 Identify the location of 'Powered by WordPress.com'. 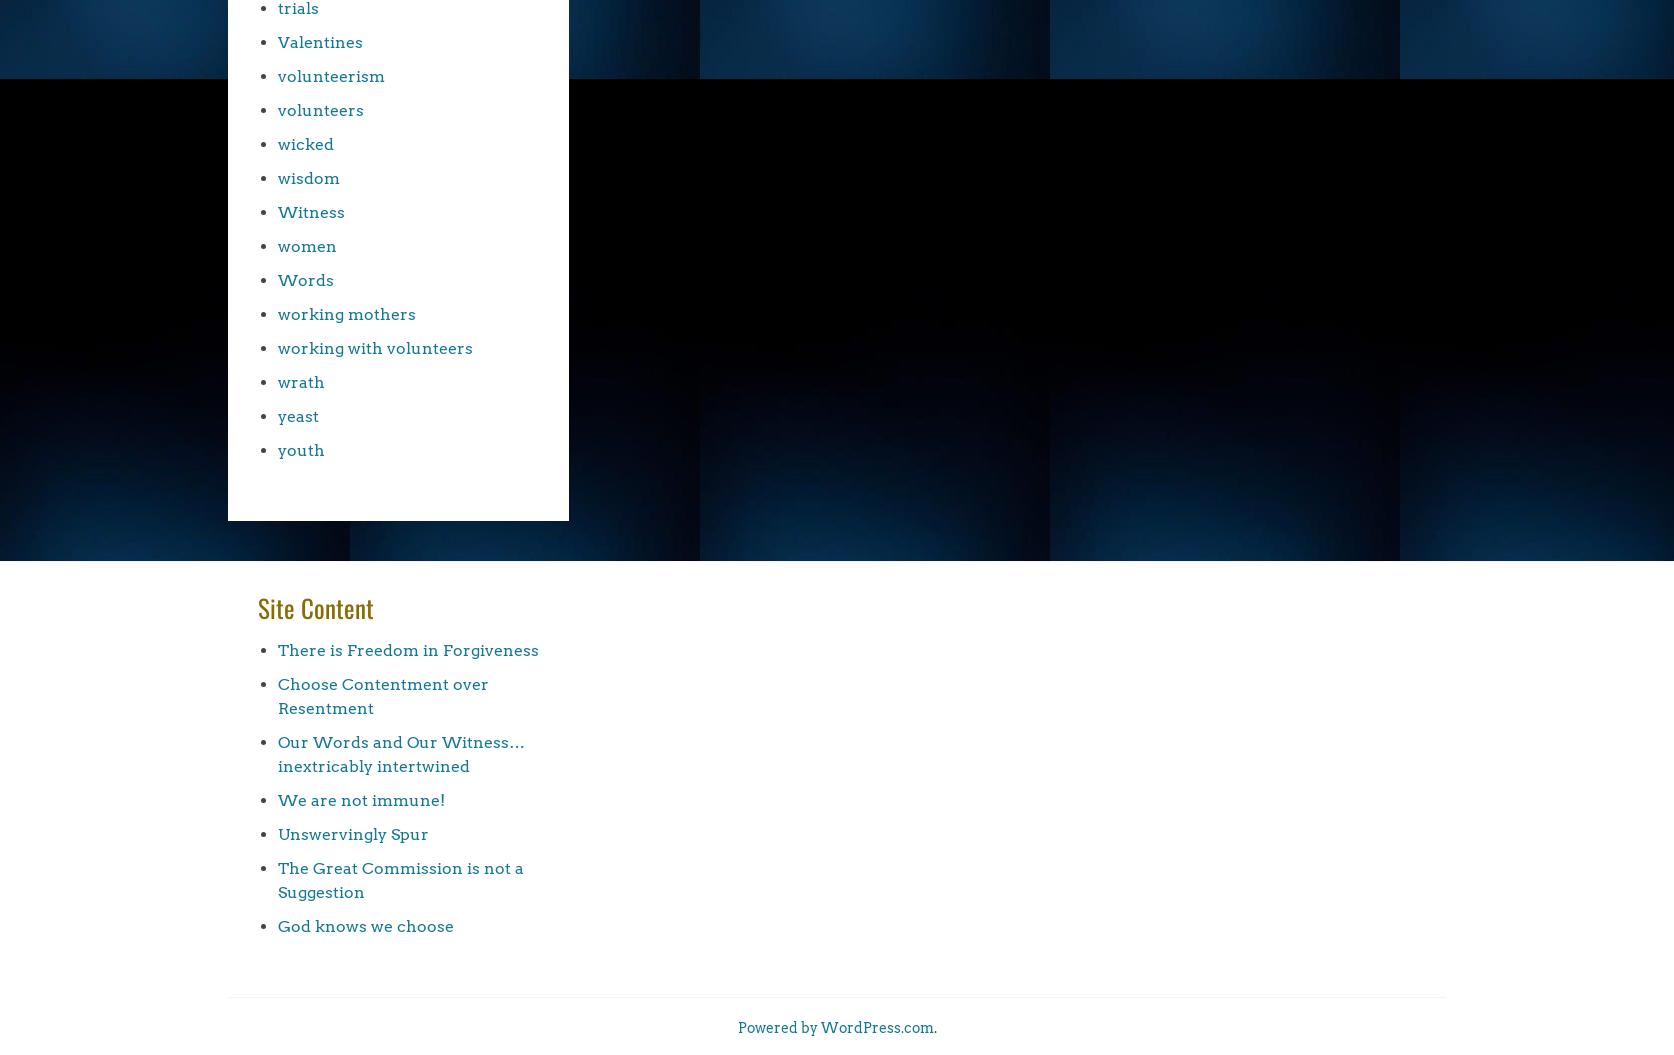
(736, 1026).